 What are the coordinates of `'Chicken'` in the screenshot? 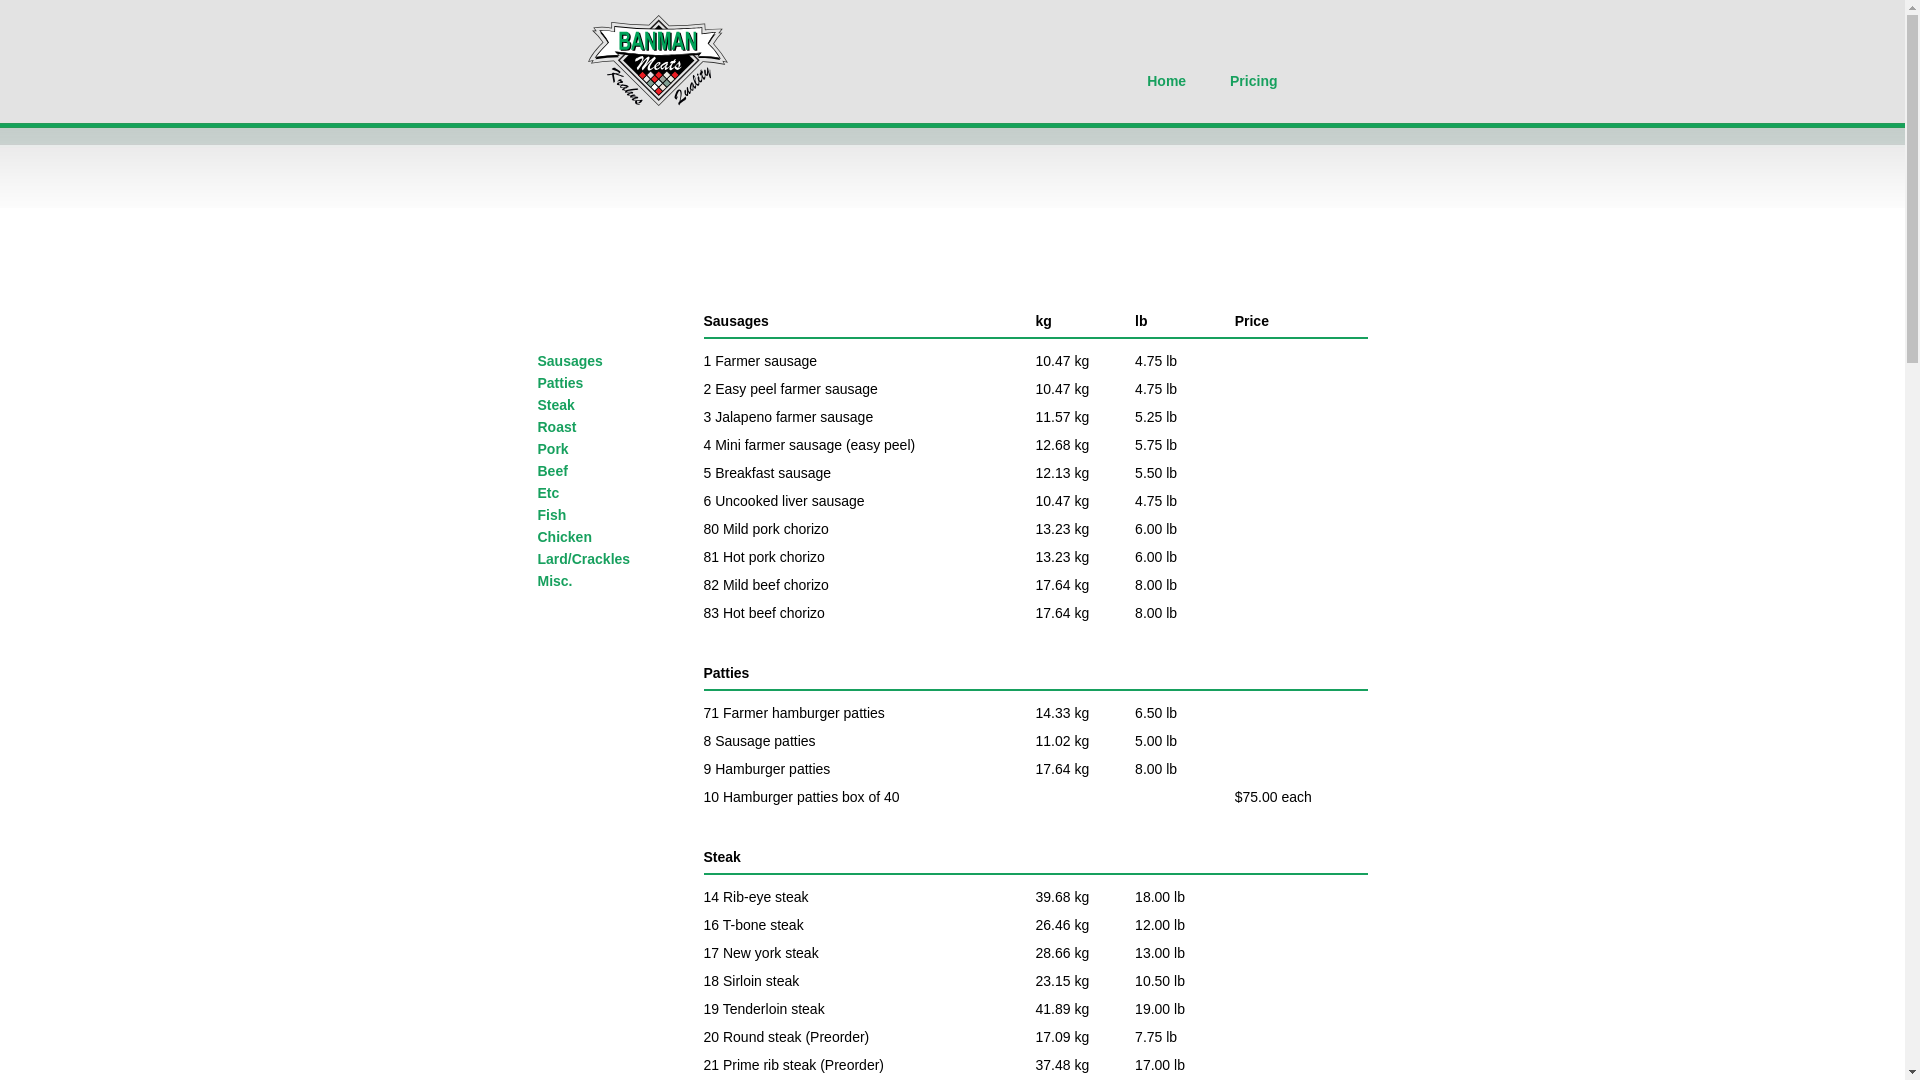 It's located at (564, 535).